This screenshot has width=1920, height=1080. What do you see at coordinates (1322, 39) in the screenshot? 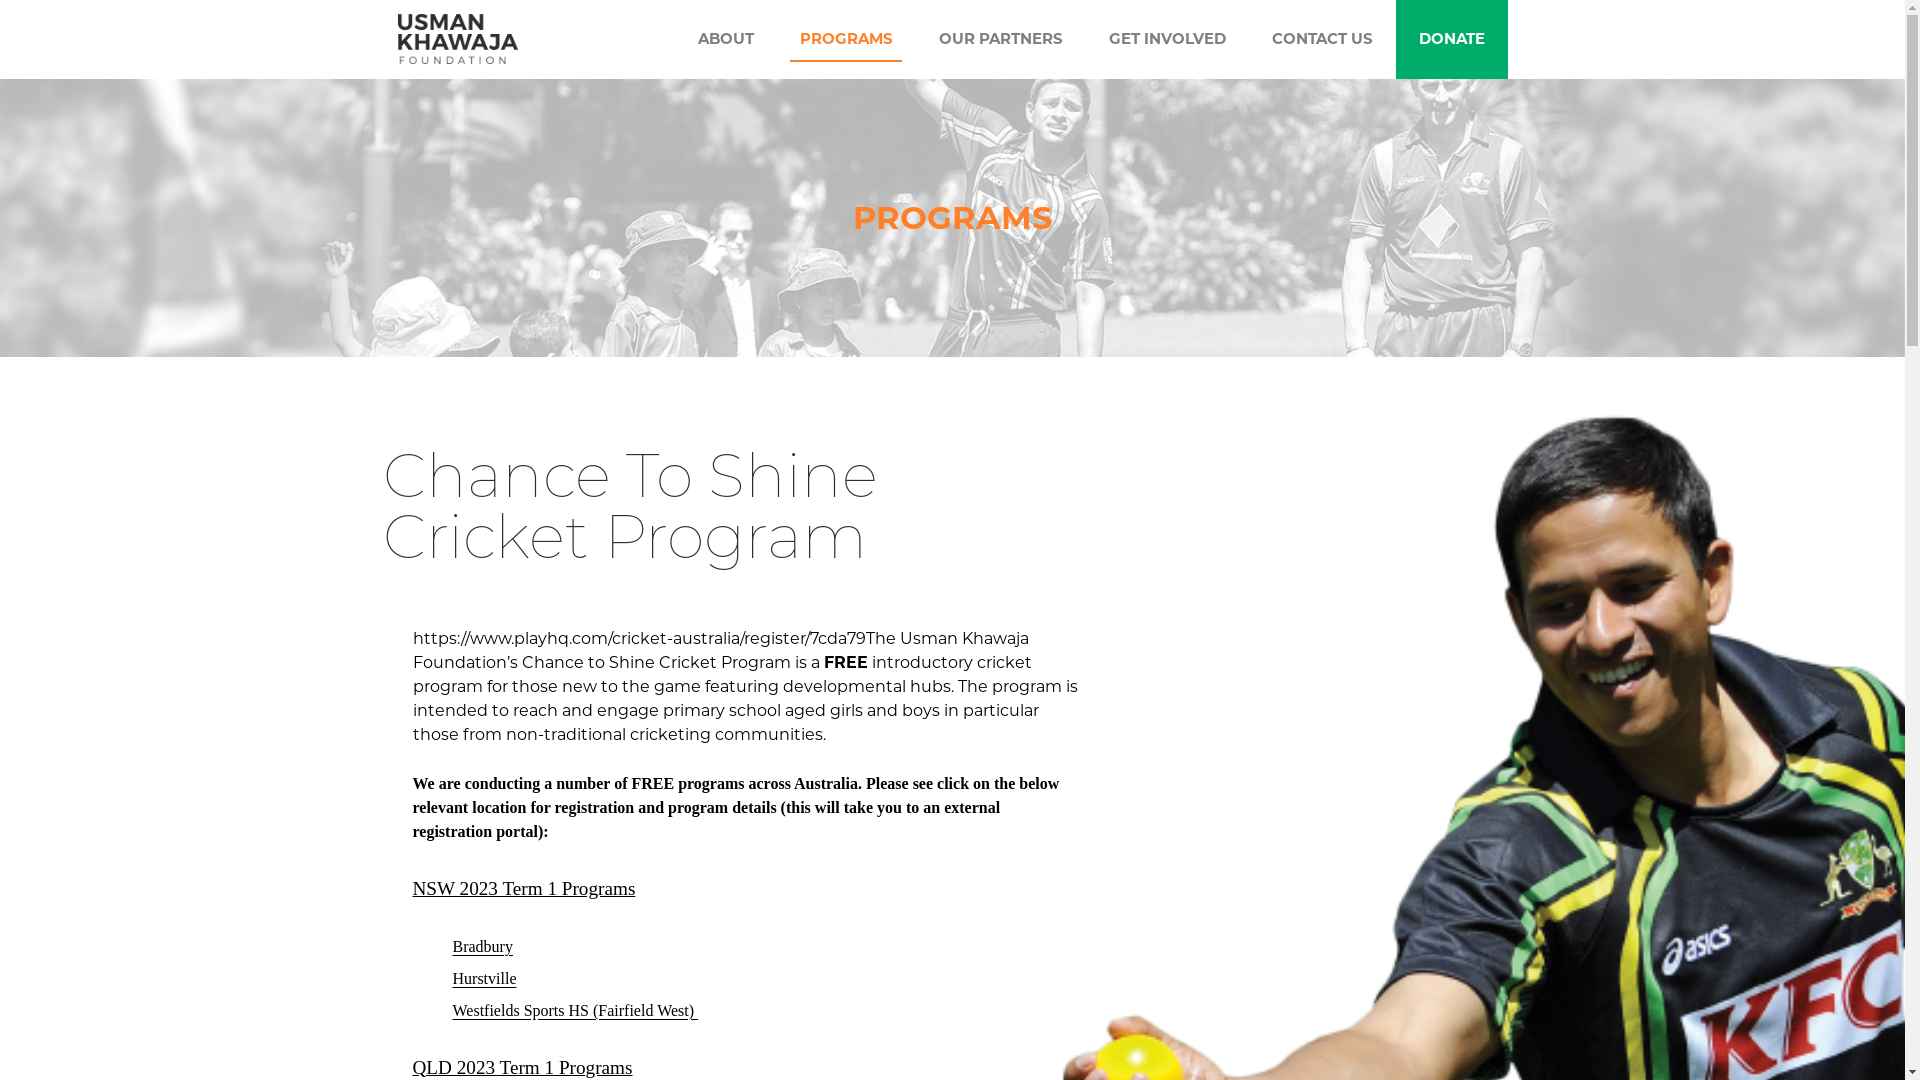
I see `'CONTACT US'` at bounding box center [1322, 39].